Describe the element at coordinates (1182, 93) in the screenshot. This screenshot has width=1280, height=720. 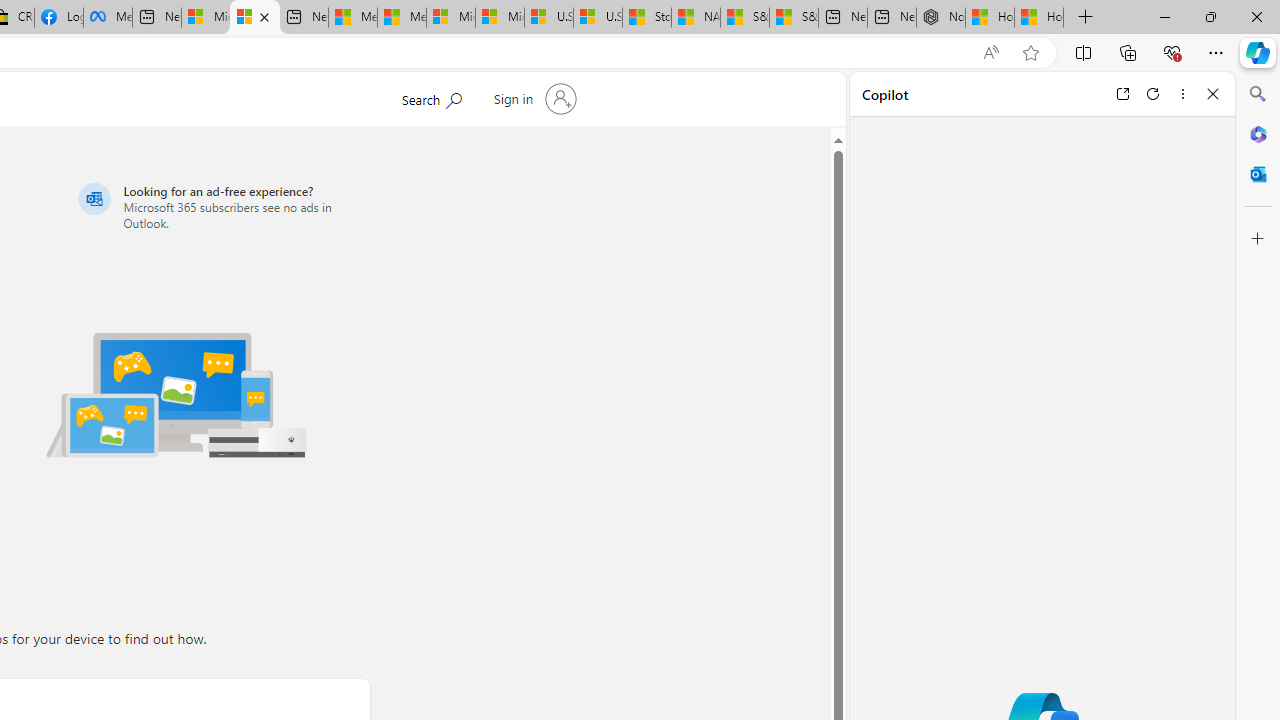
I see `'More options'` at that location.